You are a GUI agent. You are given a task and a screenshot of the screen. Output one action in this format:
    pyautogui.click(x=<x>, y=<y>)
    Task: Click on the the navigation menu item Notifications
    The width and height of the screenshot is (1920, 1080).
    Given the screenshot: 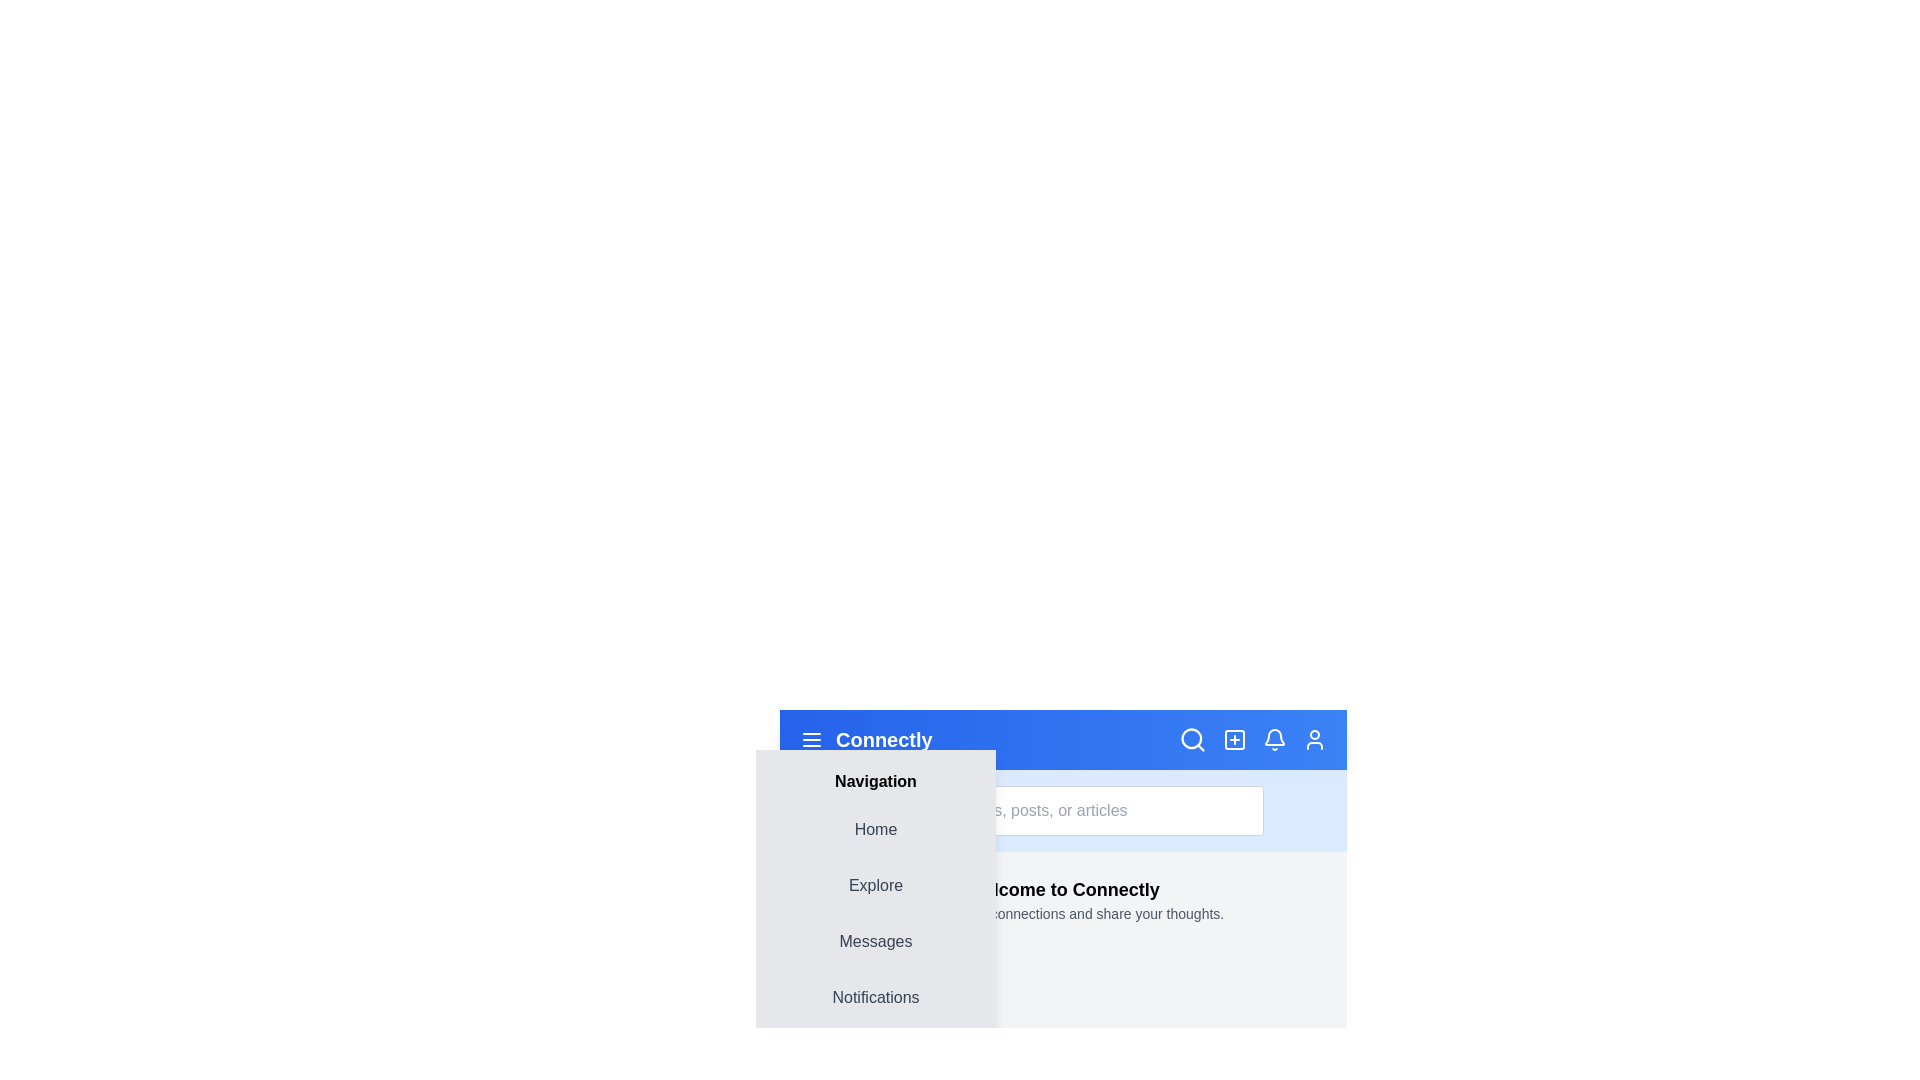 What is the action you would take?
    pyautogui.click(x=875, y=998)
    